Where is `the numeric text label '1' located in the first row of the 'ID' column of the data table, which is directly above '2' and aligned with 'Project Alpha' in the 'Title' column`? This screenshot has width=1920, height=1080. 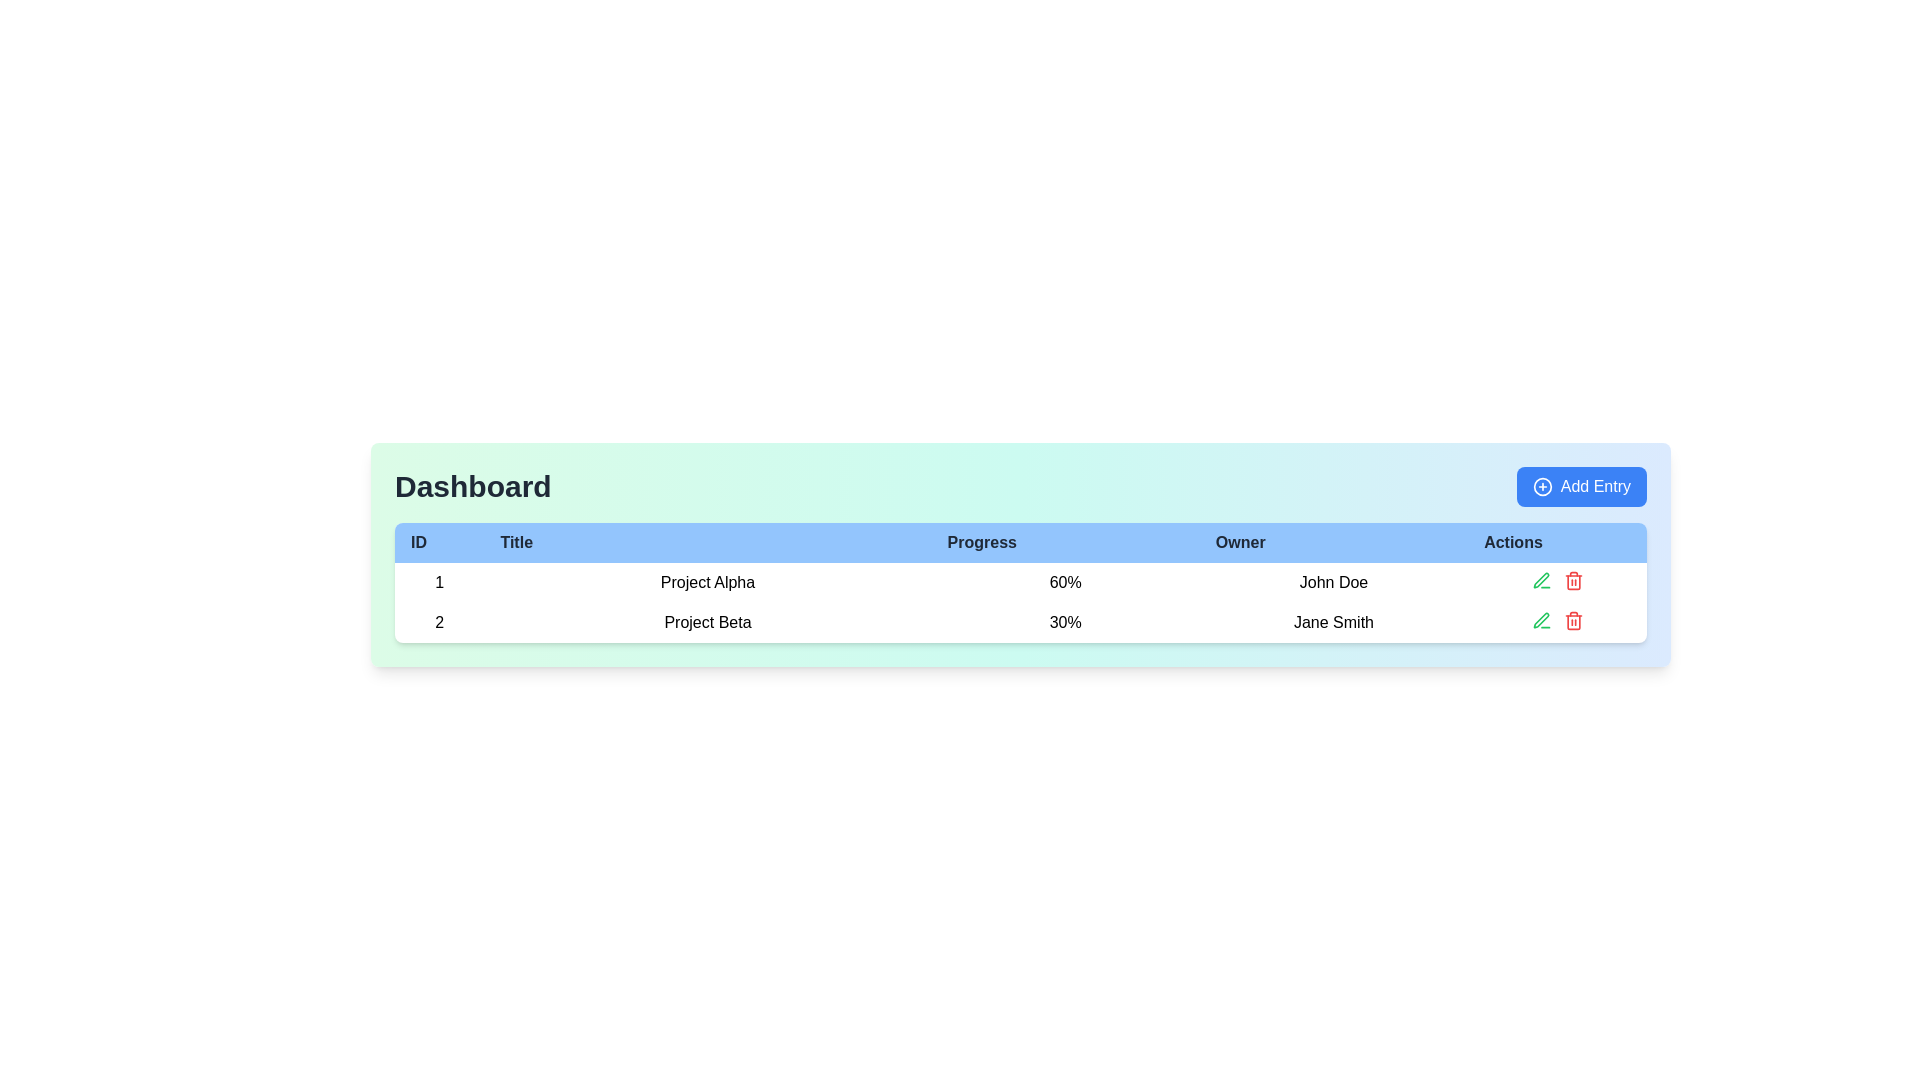 the numeric text label '1' located in the first row of the 'ID' column of the data table, which is directly above '2' and aligned with 'Project Alpha' in the 'Title' column is located at coordinates (438, 582).